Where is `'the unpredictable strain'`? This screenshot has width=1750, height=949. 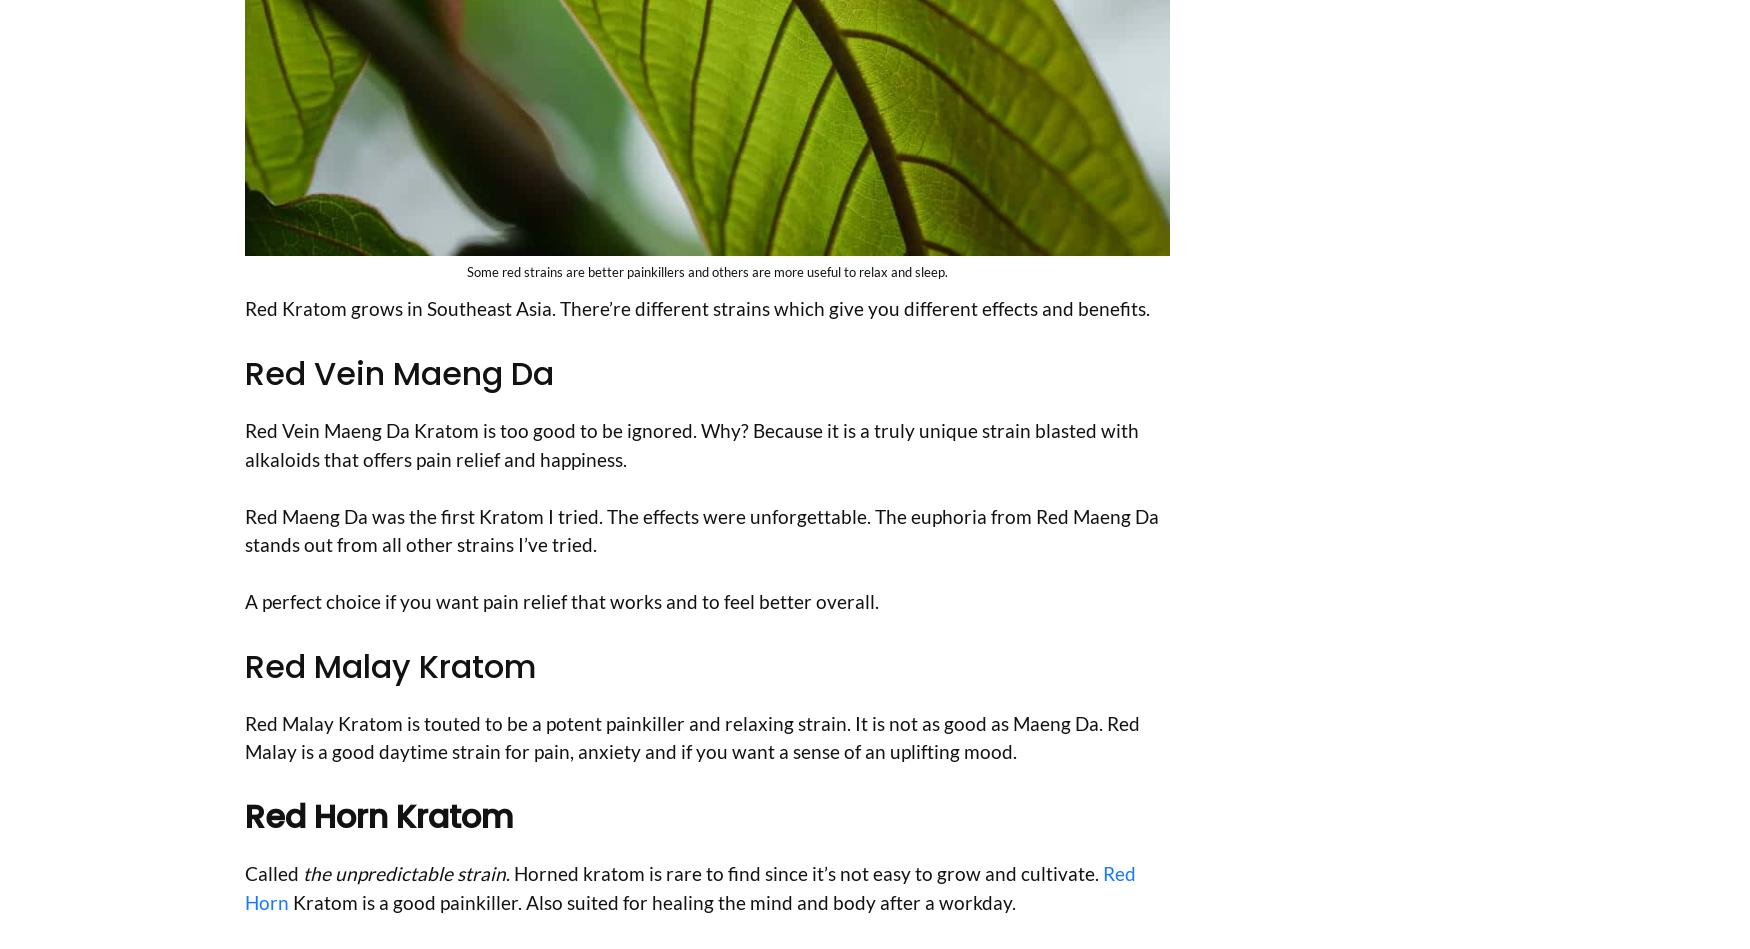 'the unpredictable strain' is located at coordinates (403, 872).